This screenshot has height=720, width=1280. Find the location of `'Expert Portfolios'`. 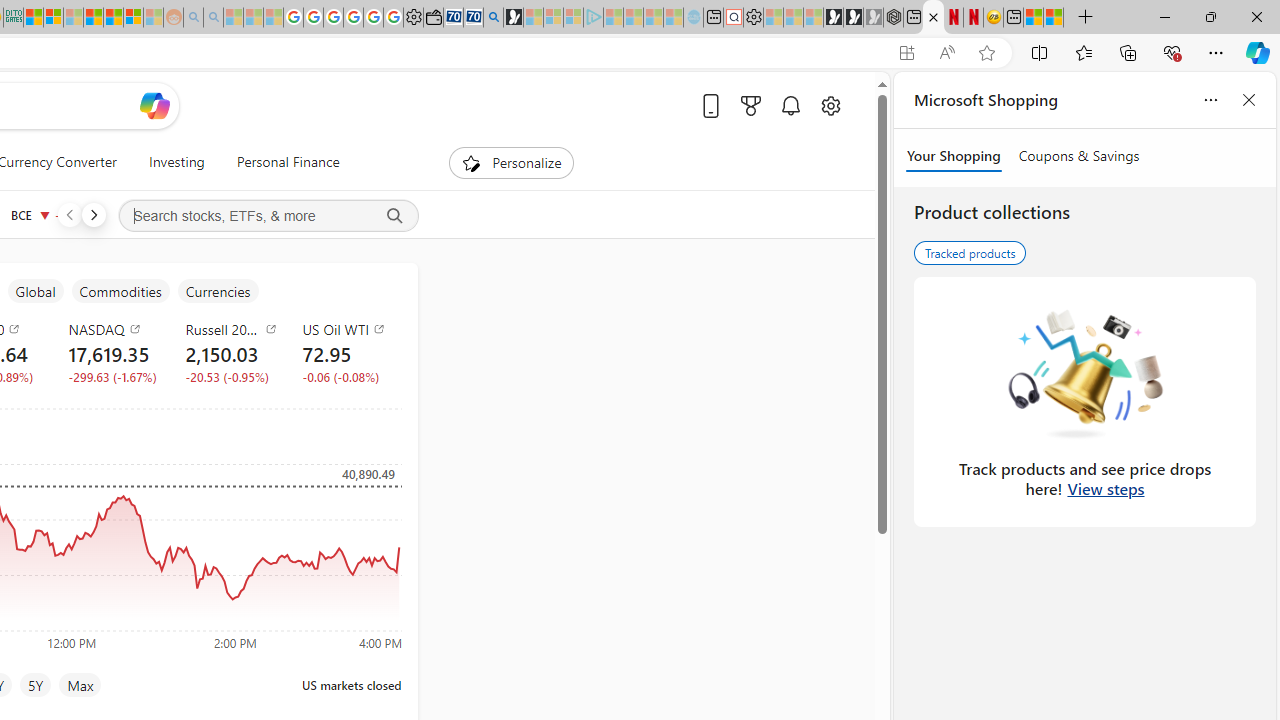

'Expert Portfolios' is located at coordinates (93, 17).